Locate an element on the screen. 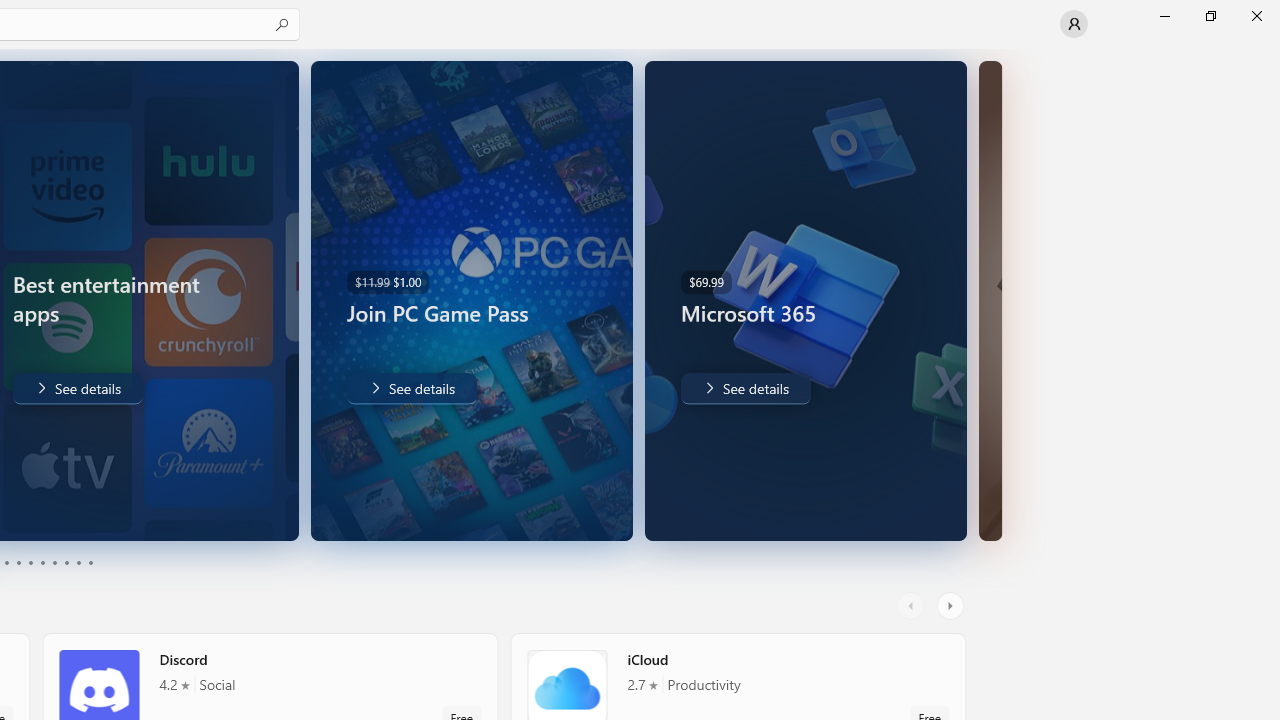  'Page 5' is located at coordinates (30, 563).